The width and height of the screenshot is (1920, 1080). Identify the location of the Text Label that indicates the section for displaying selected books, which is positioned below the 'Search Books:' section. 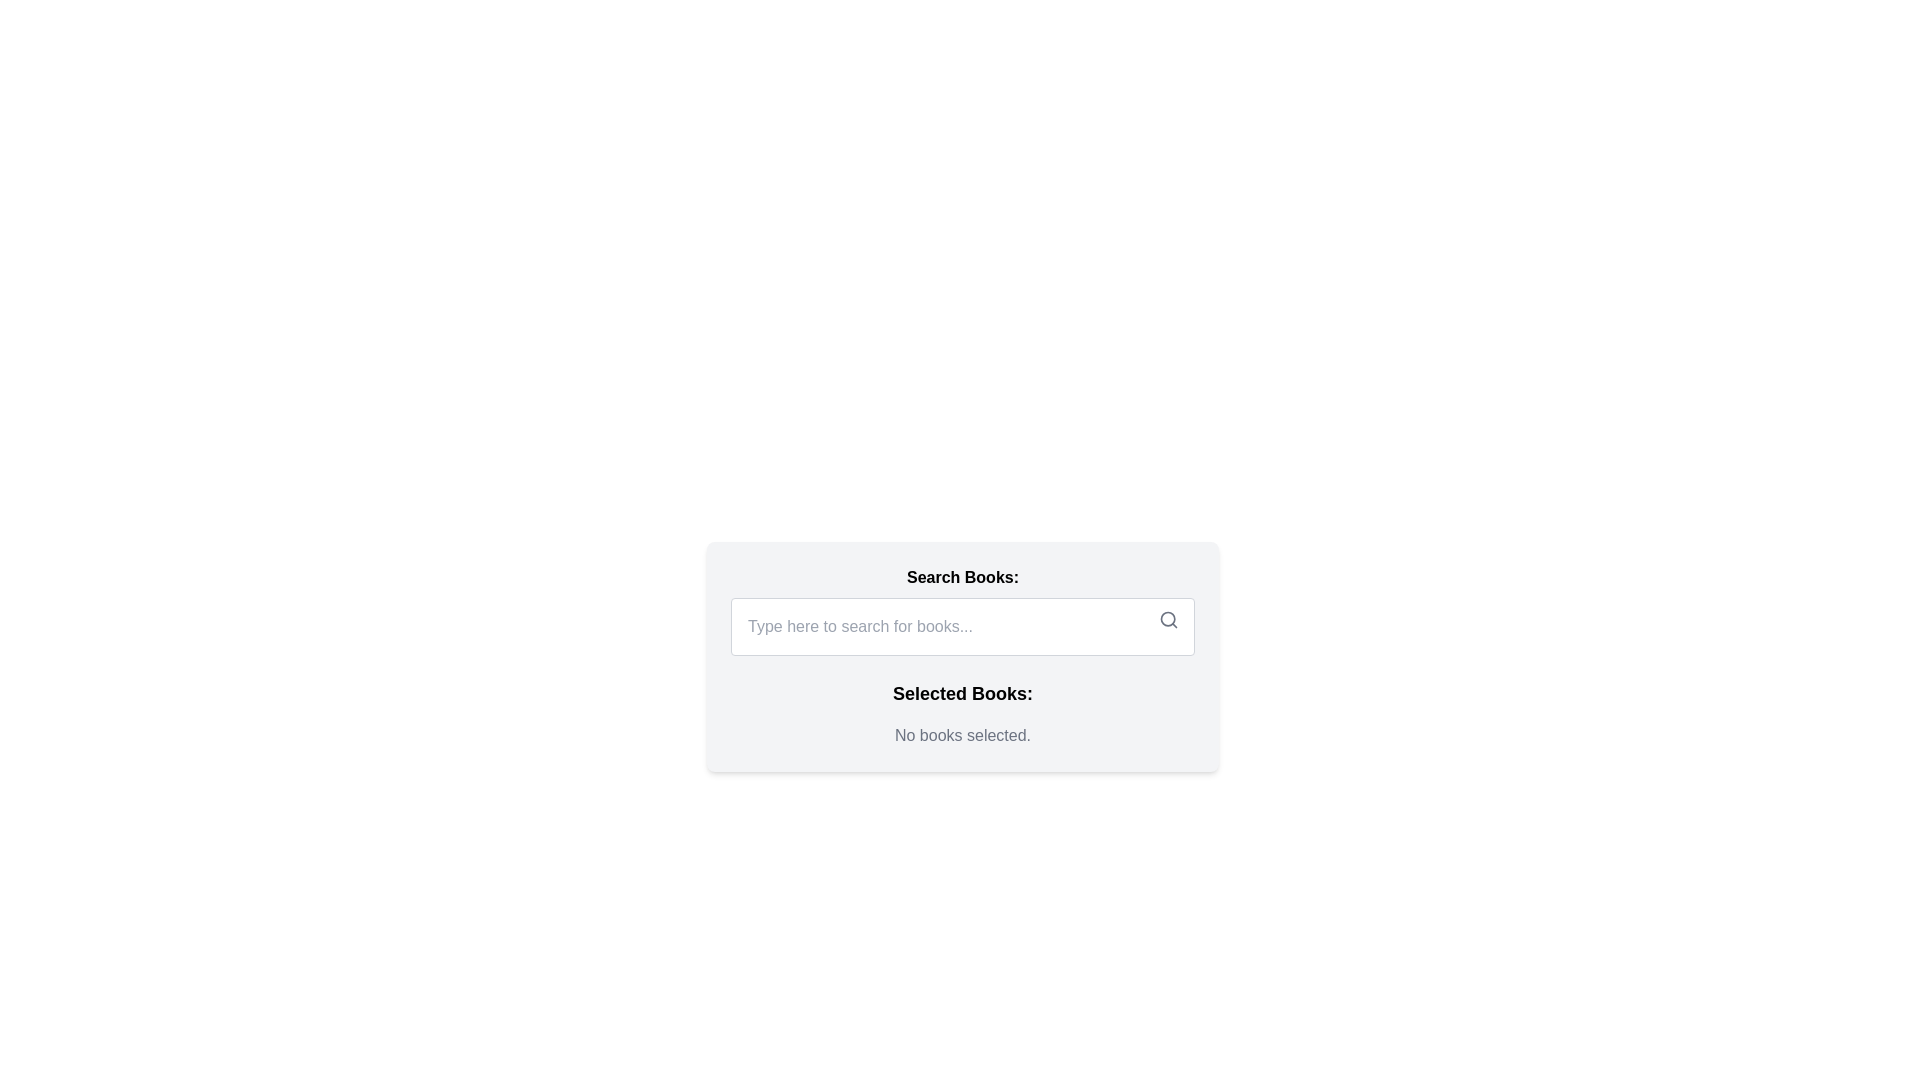
(963, 693).